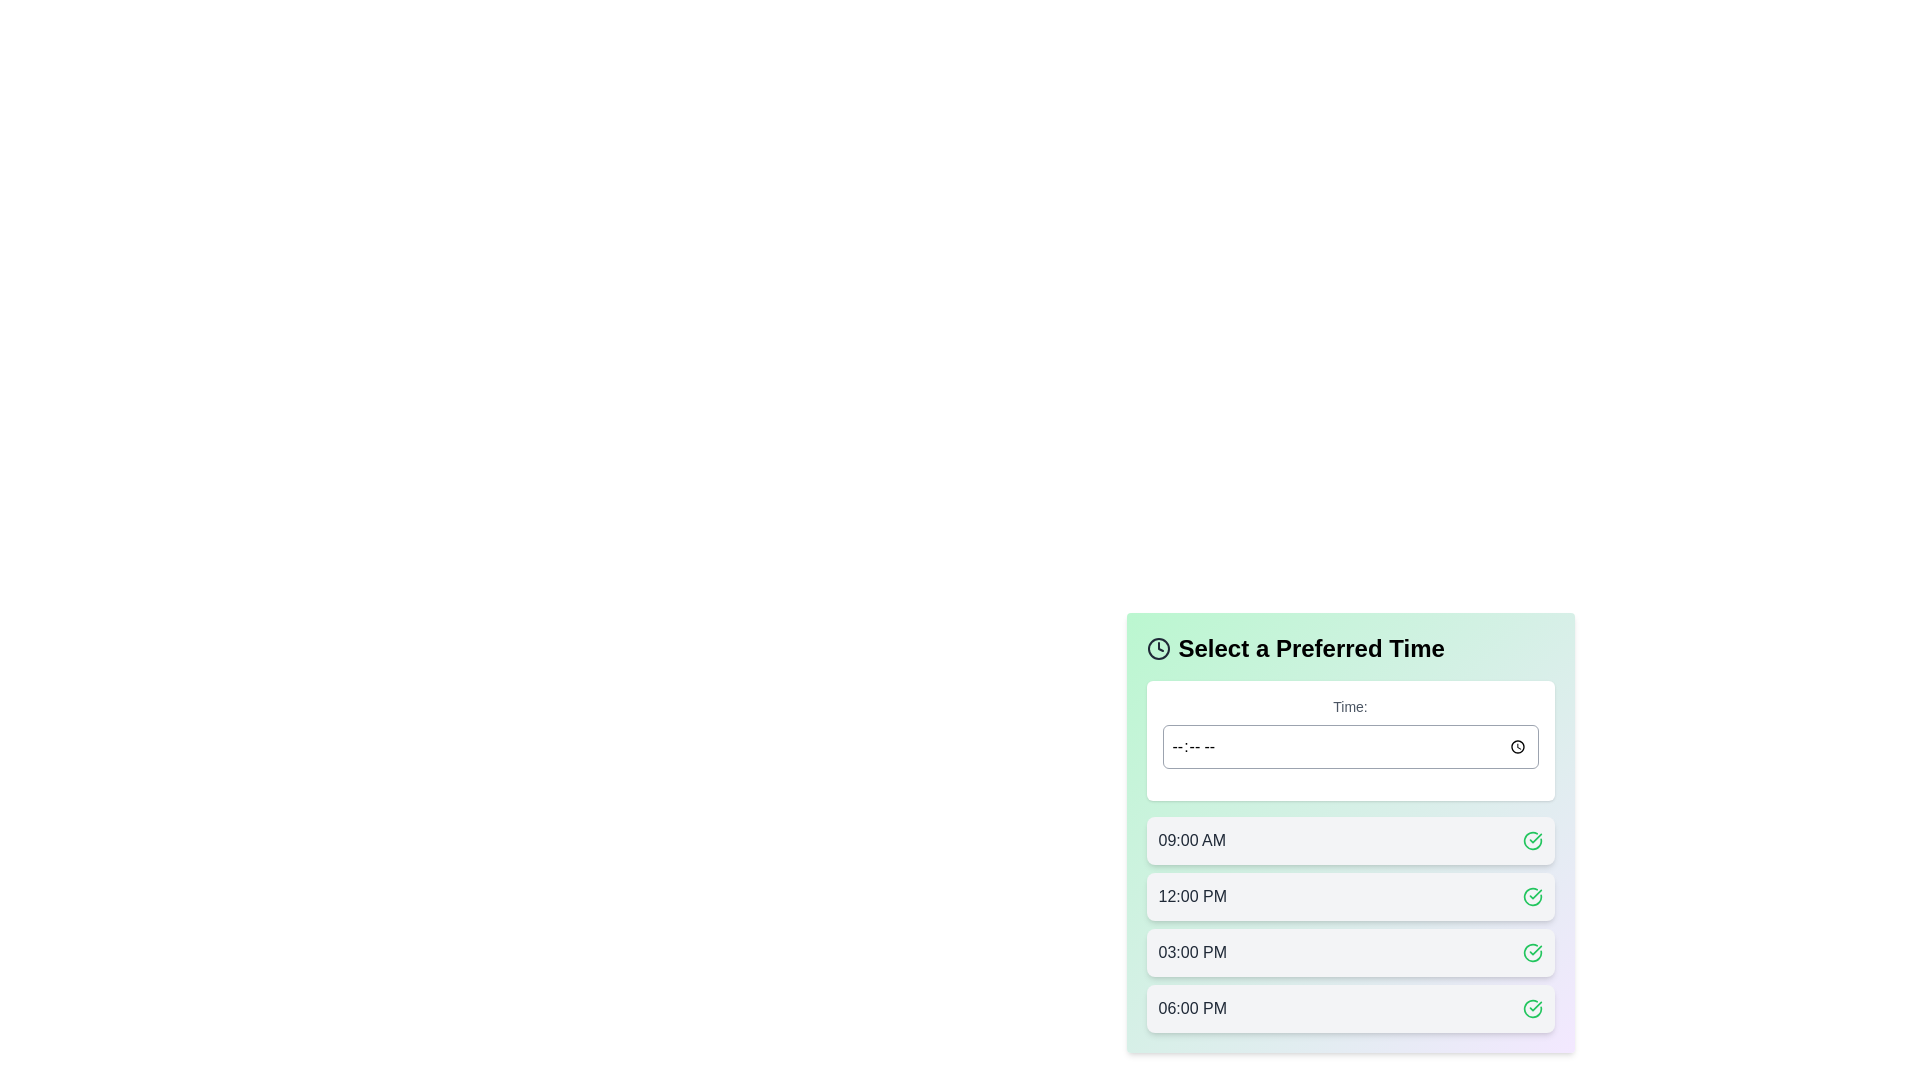 This screenshot has height=1080, width=1920. I want to click on the selectable time option '06:00 PM' which is the last item in the list under the header 'Select a Preferred Time', so click(1350, 1009).